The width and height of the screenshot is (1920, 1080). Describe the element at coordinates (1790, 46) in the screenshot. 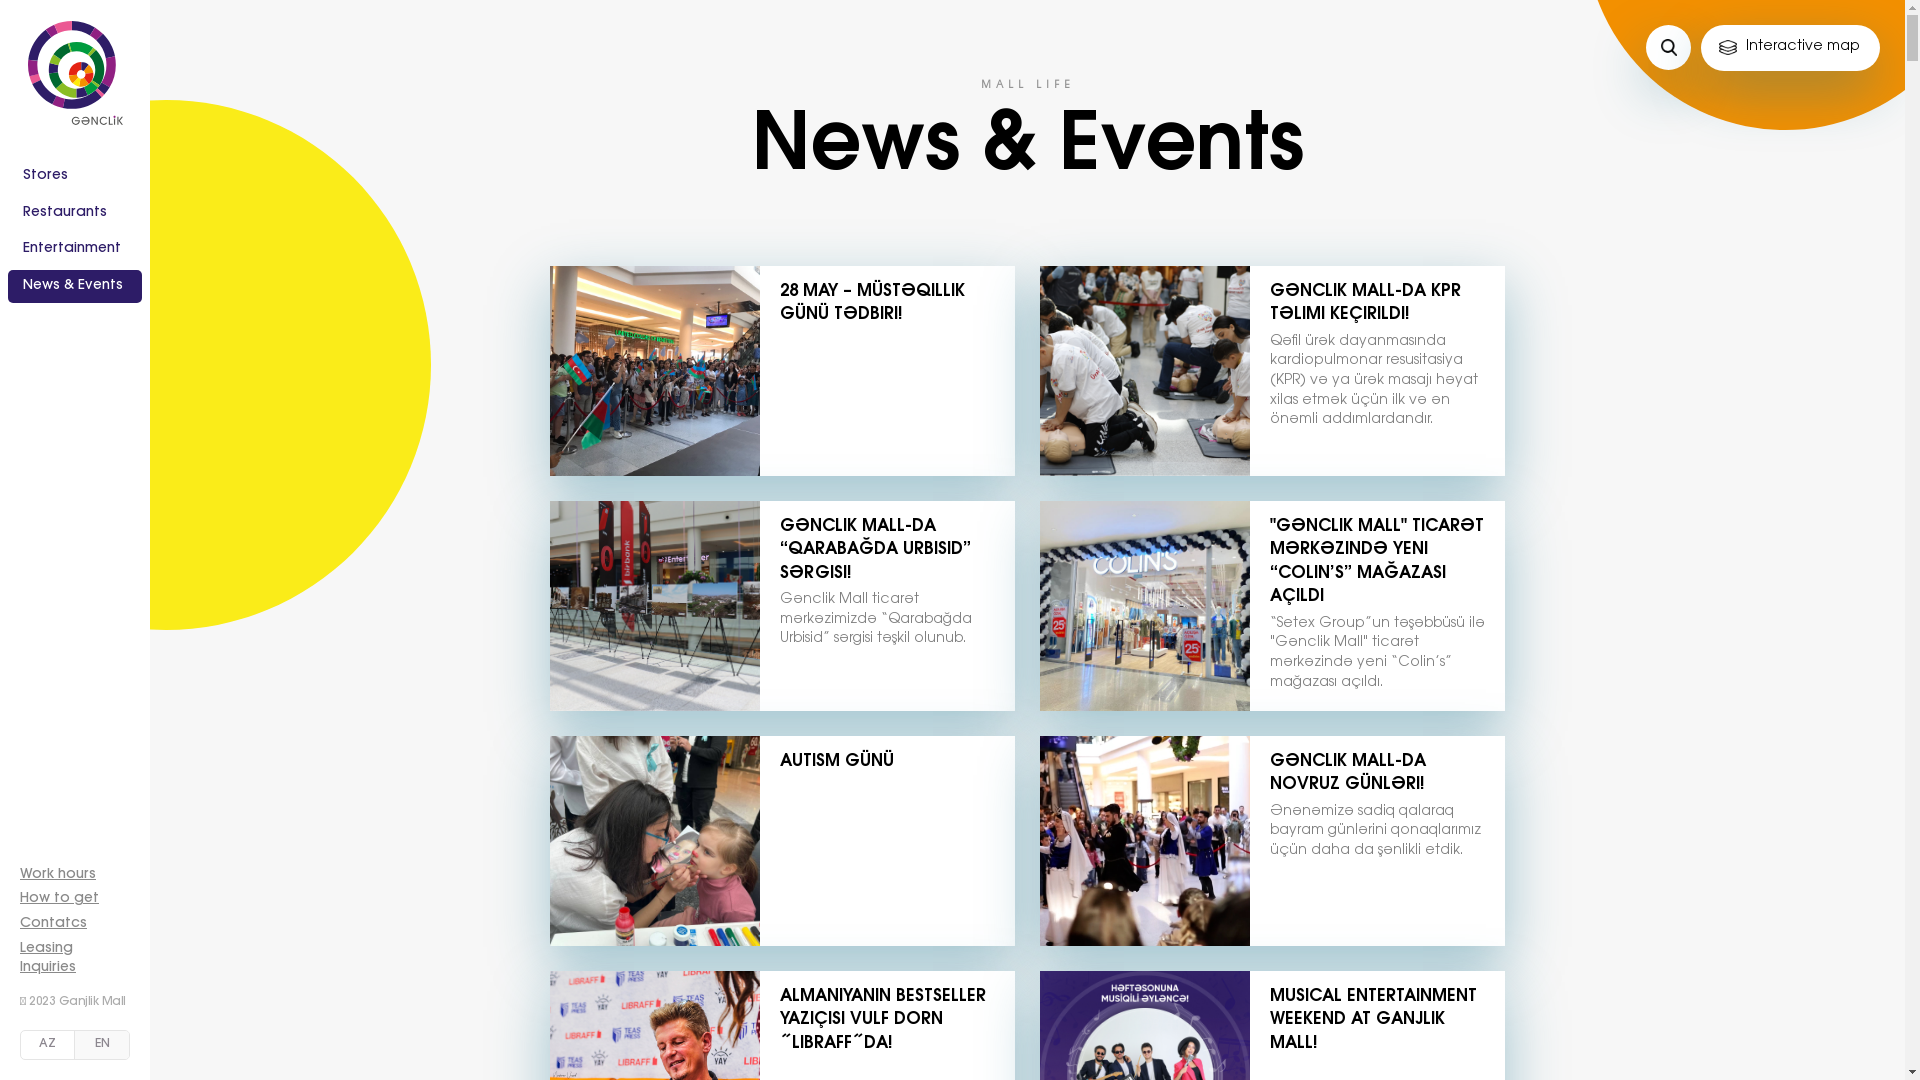

I see `'Interactive map'` at that location.